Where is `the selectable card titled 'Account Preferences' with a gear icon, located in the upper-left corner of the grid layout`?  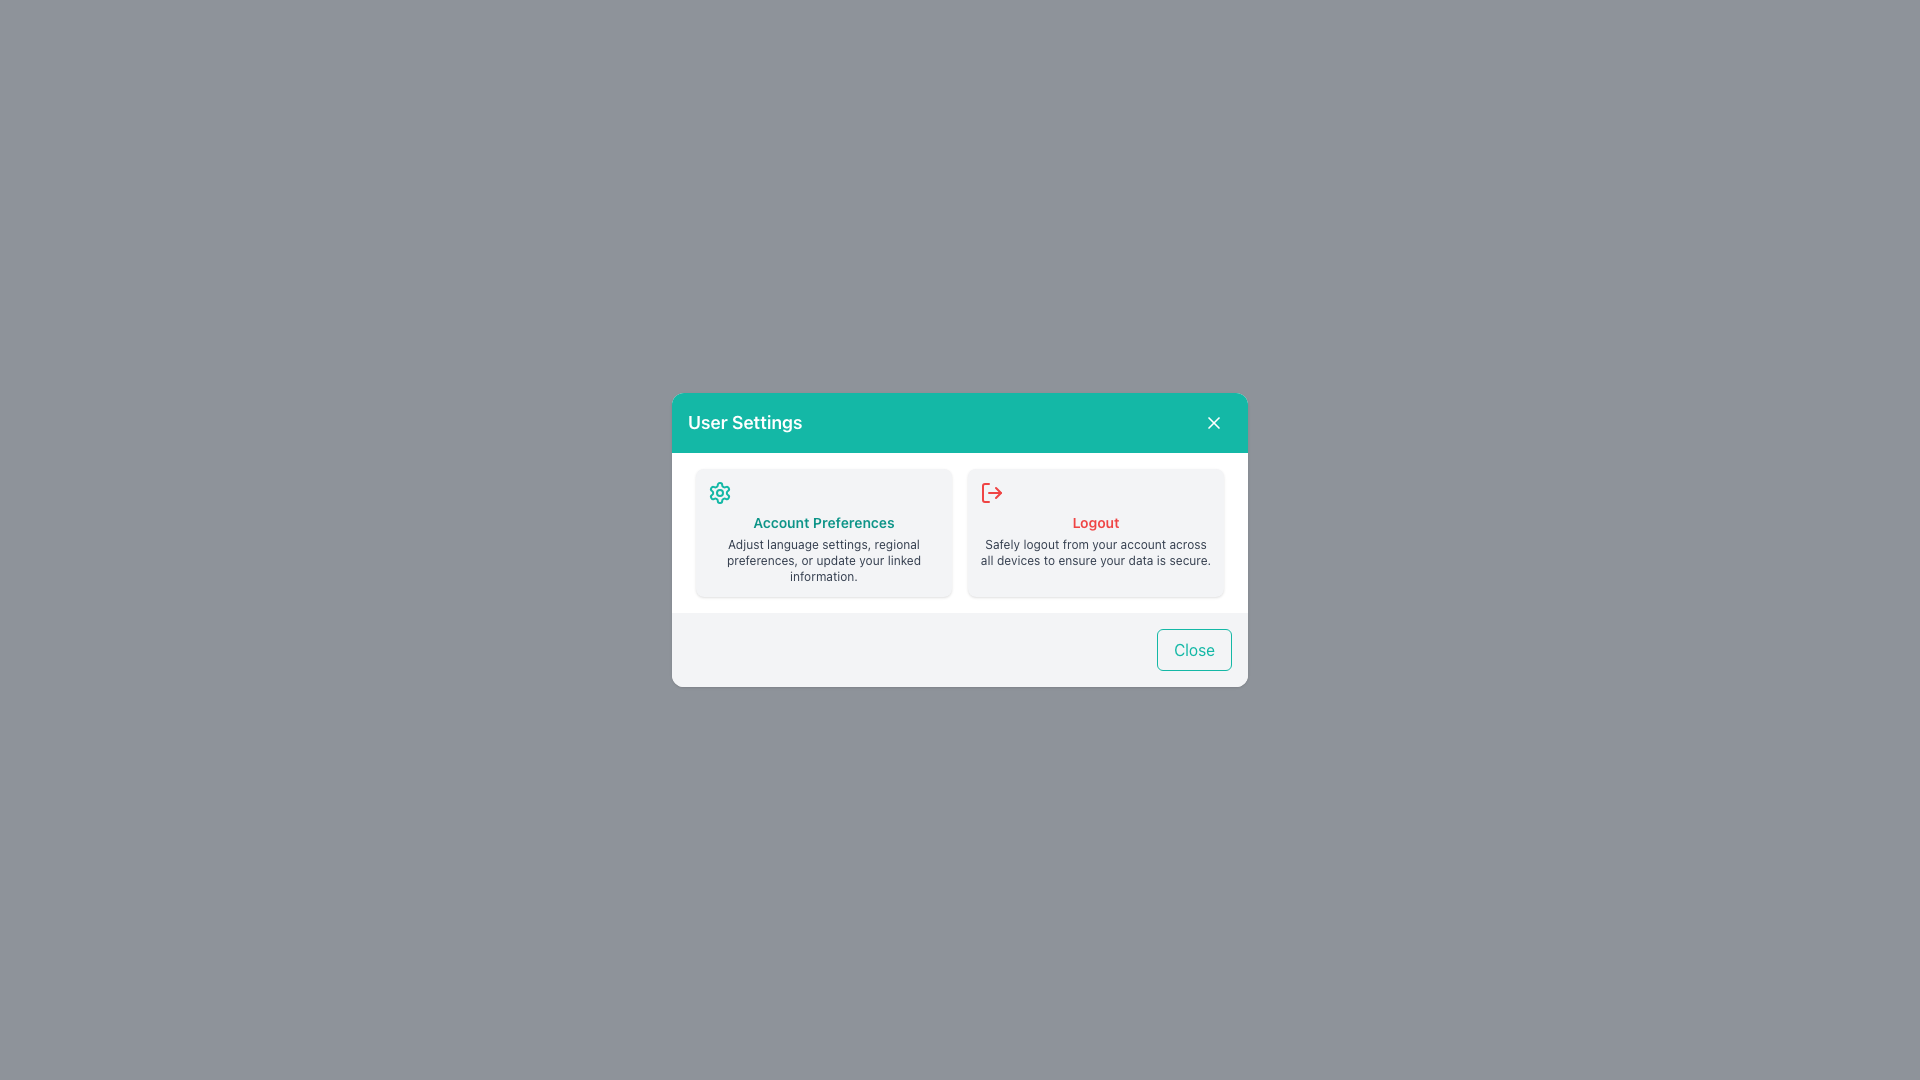 the selectable card titled 'Account Preferences' with a gear icon, located in the upper-left corner of the grid layout is located at coordinates (824, 531).